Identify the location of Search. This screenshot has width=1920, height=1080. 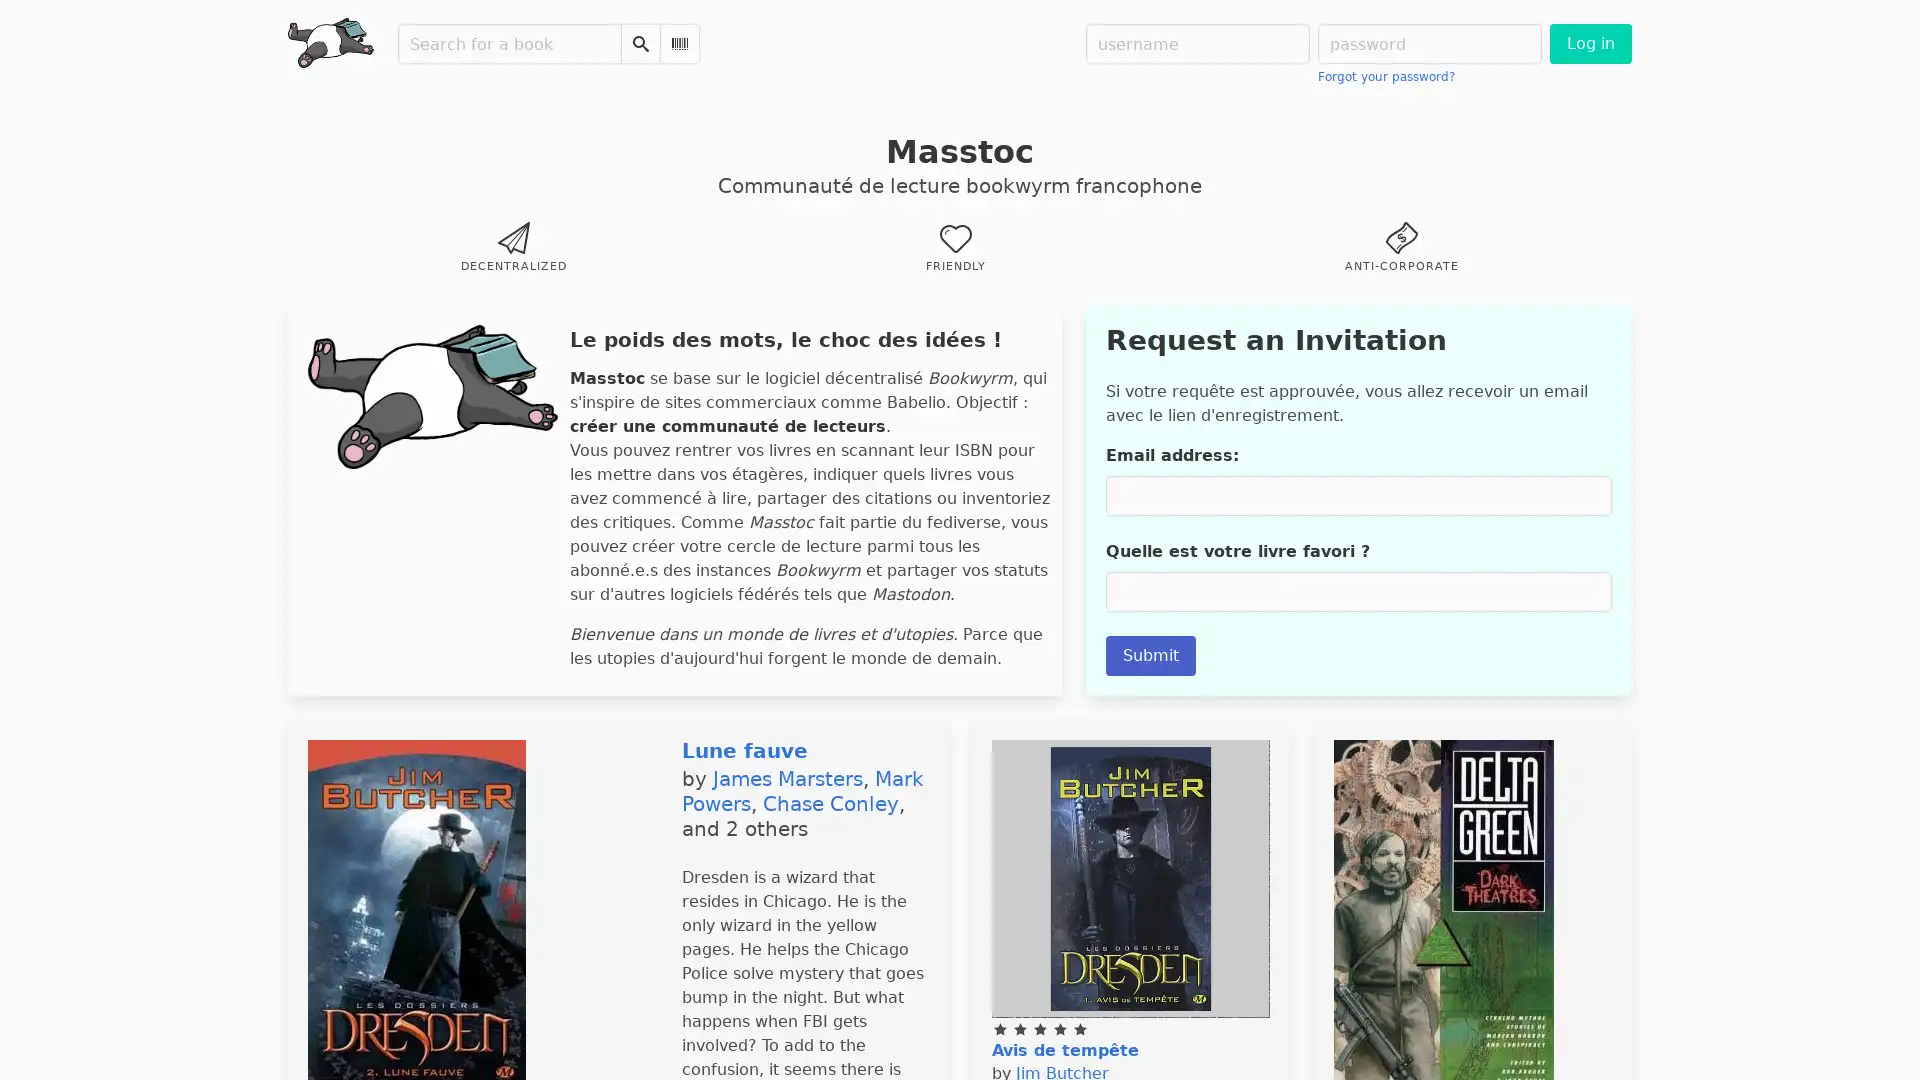
(641, 43).